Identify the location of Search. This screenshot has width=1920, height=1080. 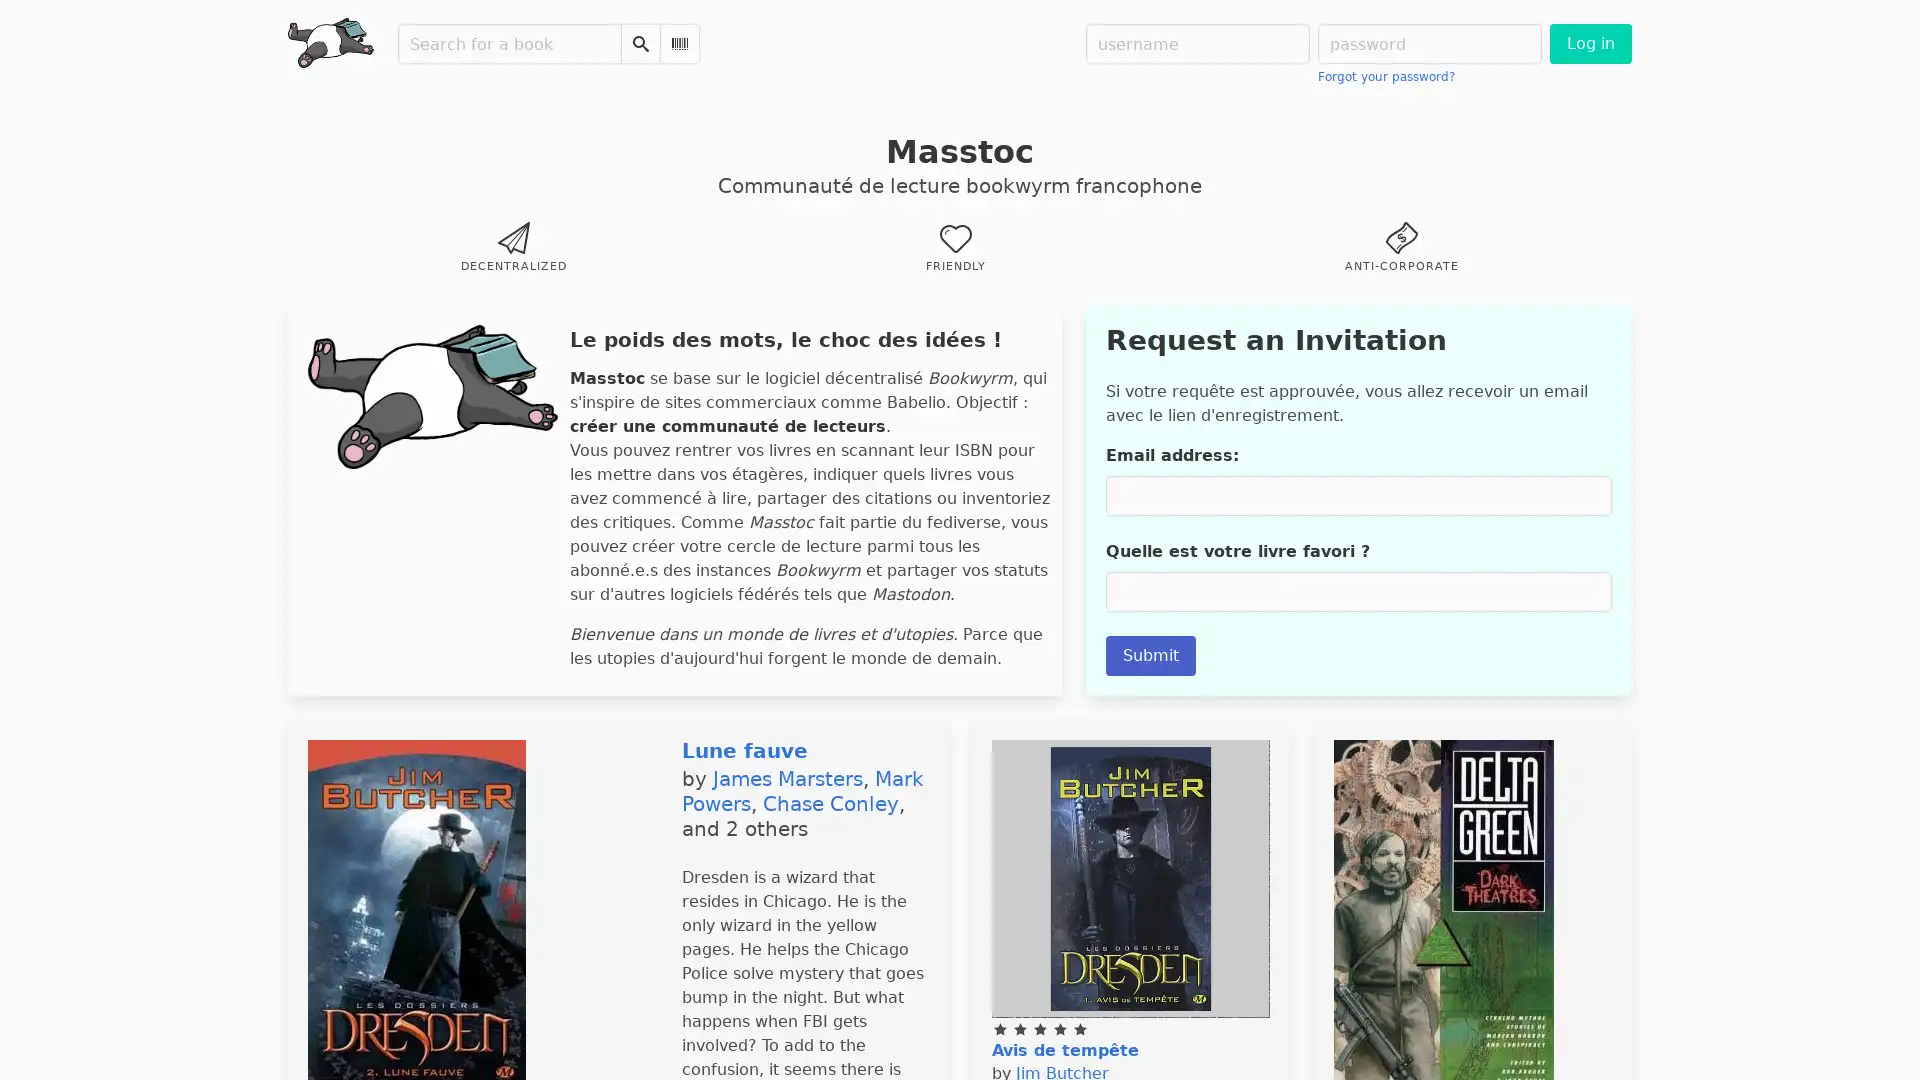
(641, 43).